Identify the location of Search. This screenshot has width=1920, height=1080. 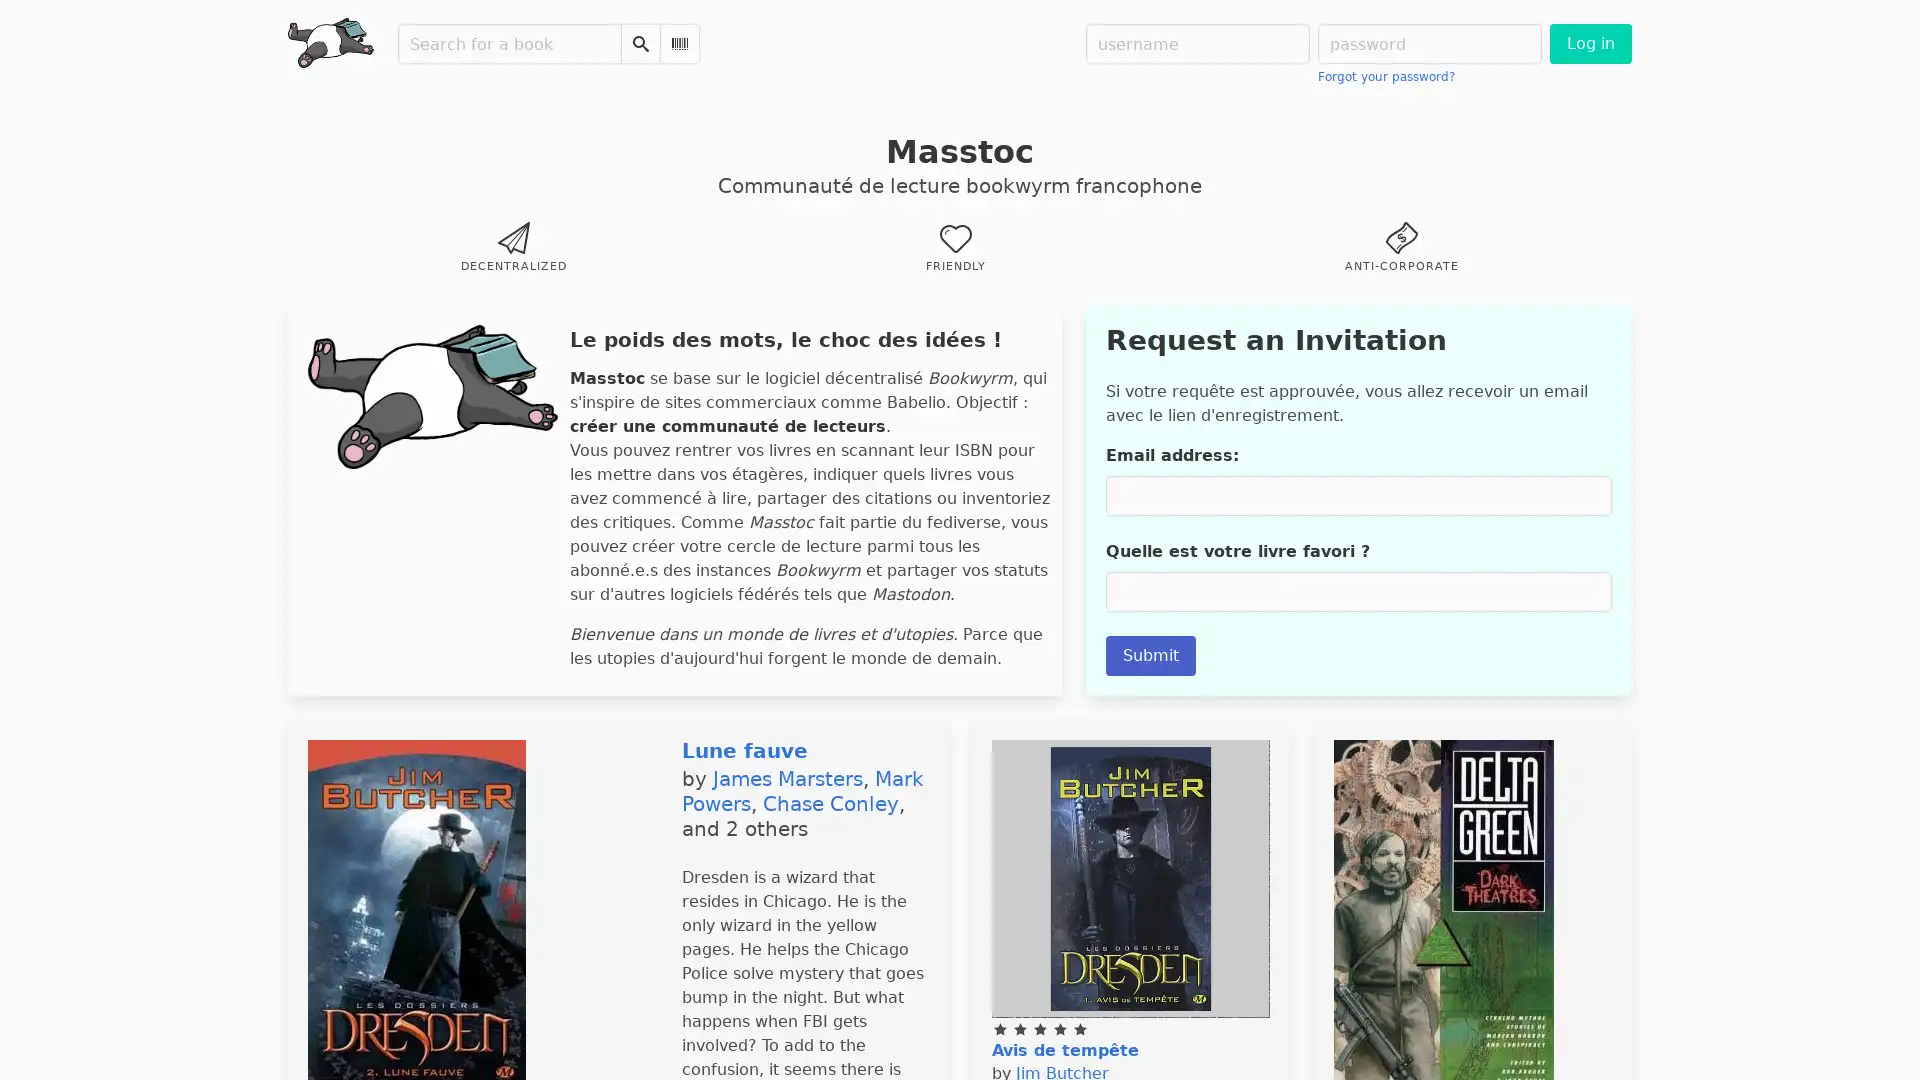
(641, 43).